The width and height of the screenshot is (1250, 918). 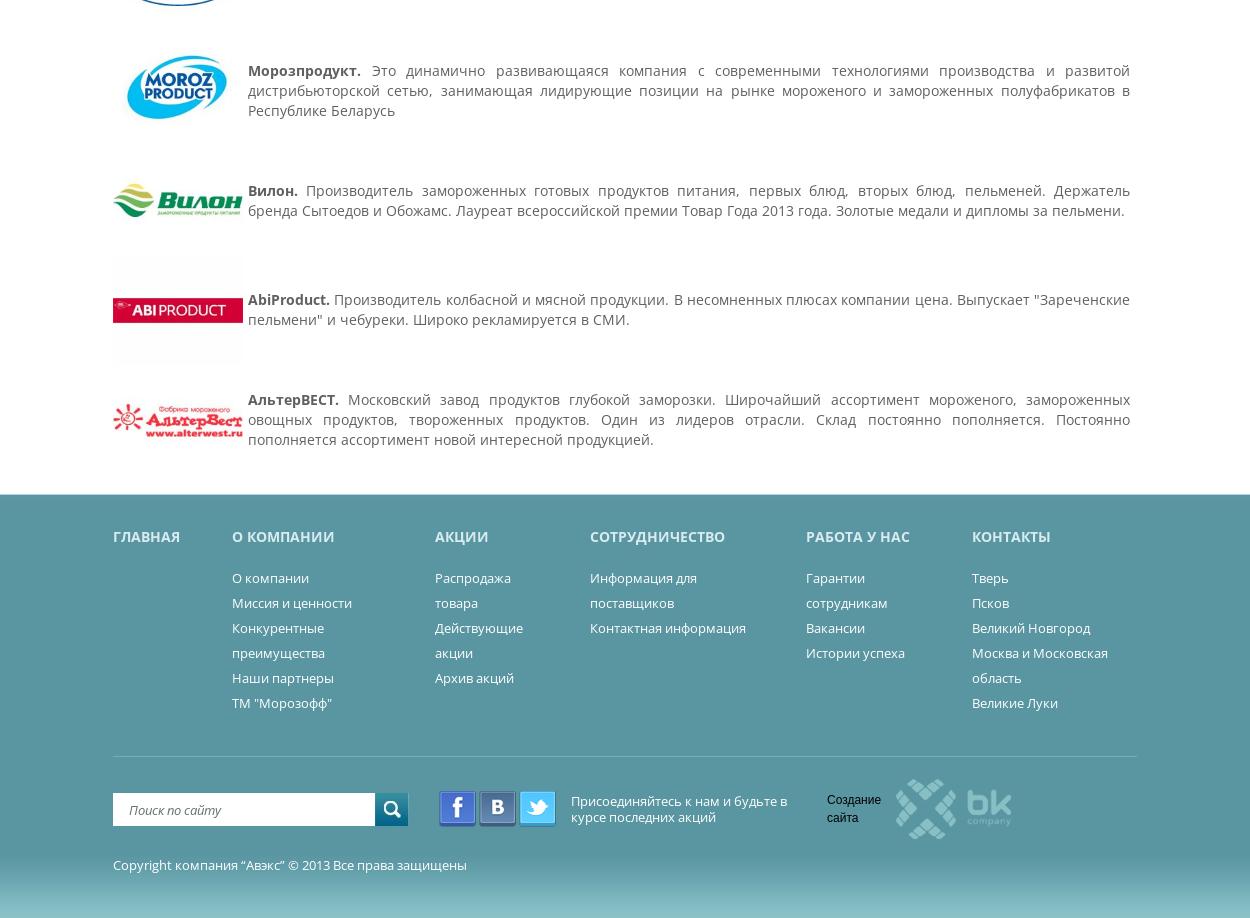 What do you see at coordinates (293, 397) in the screenshot?
I see `'АльтерВЕСТ.'` at bounding box center [293, 397].